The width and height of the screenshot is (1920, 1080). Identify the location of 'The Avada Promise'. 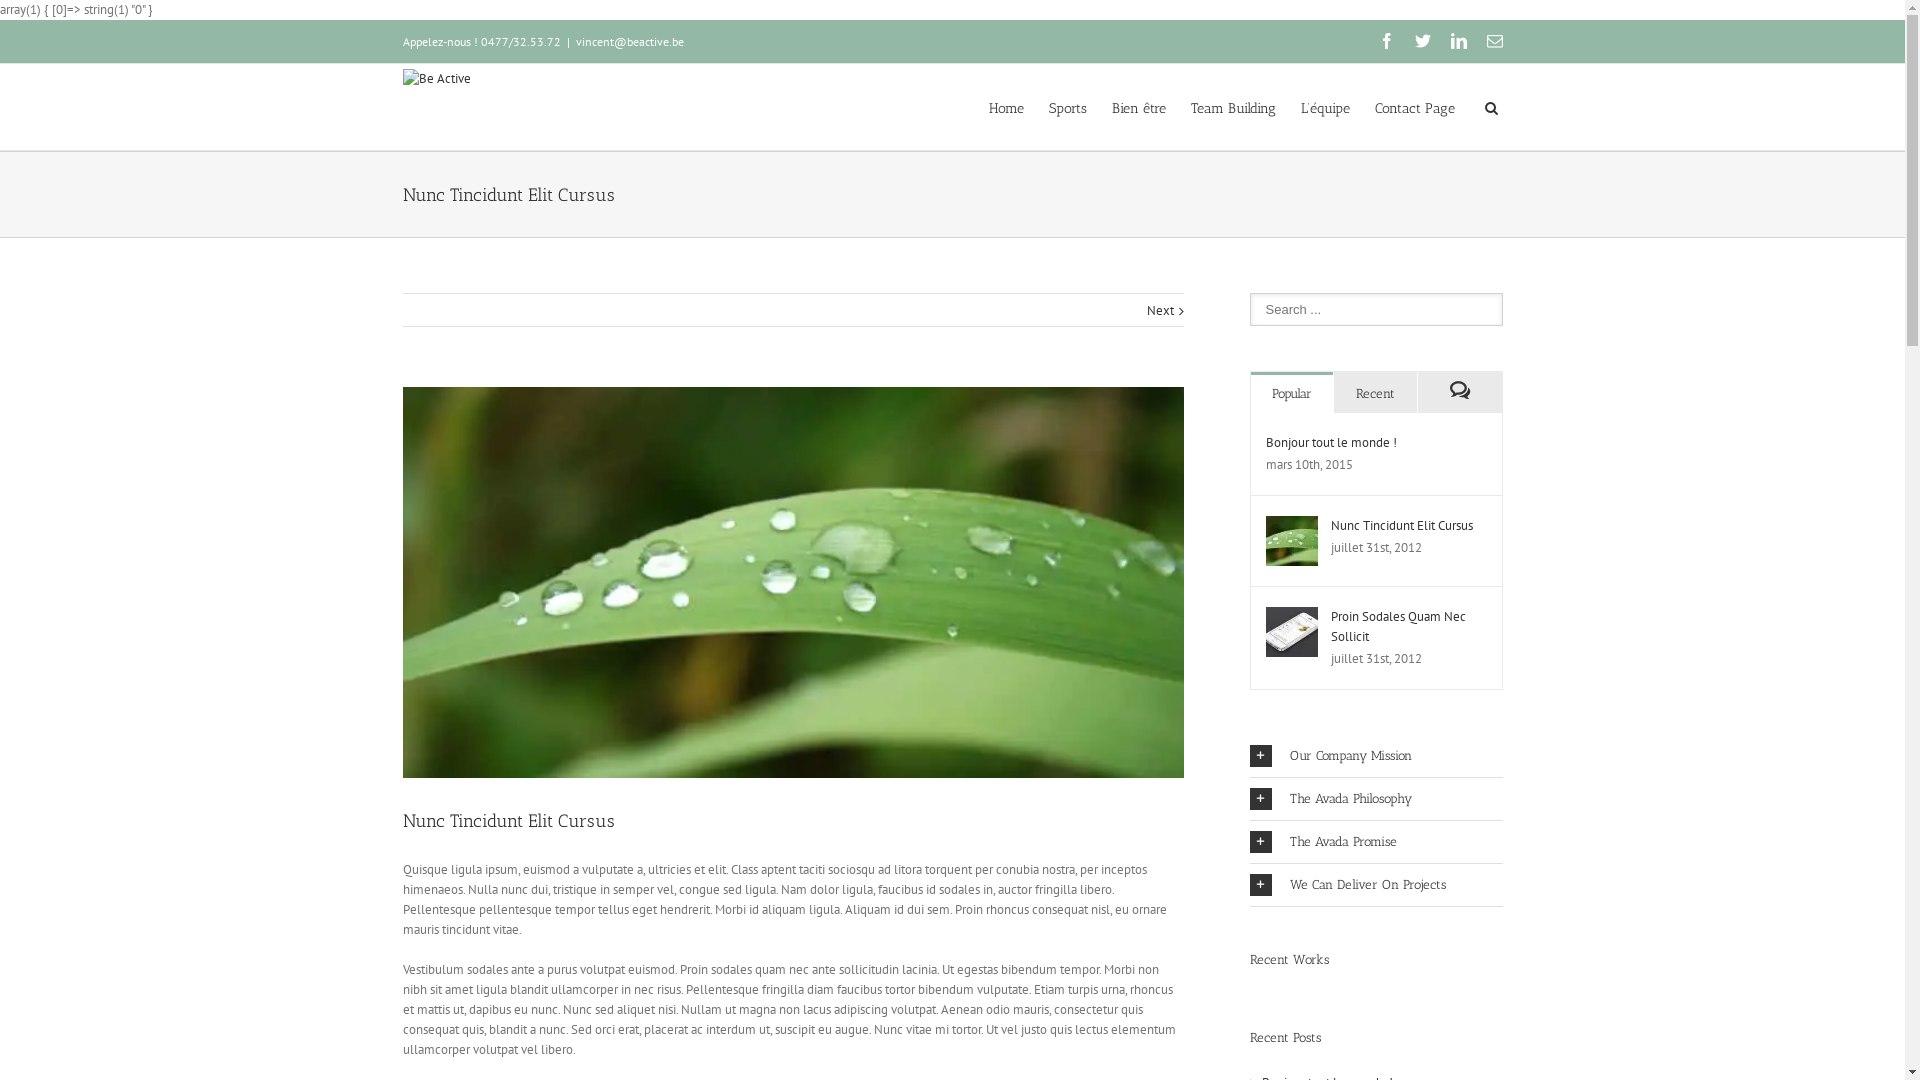
(1375, 841).